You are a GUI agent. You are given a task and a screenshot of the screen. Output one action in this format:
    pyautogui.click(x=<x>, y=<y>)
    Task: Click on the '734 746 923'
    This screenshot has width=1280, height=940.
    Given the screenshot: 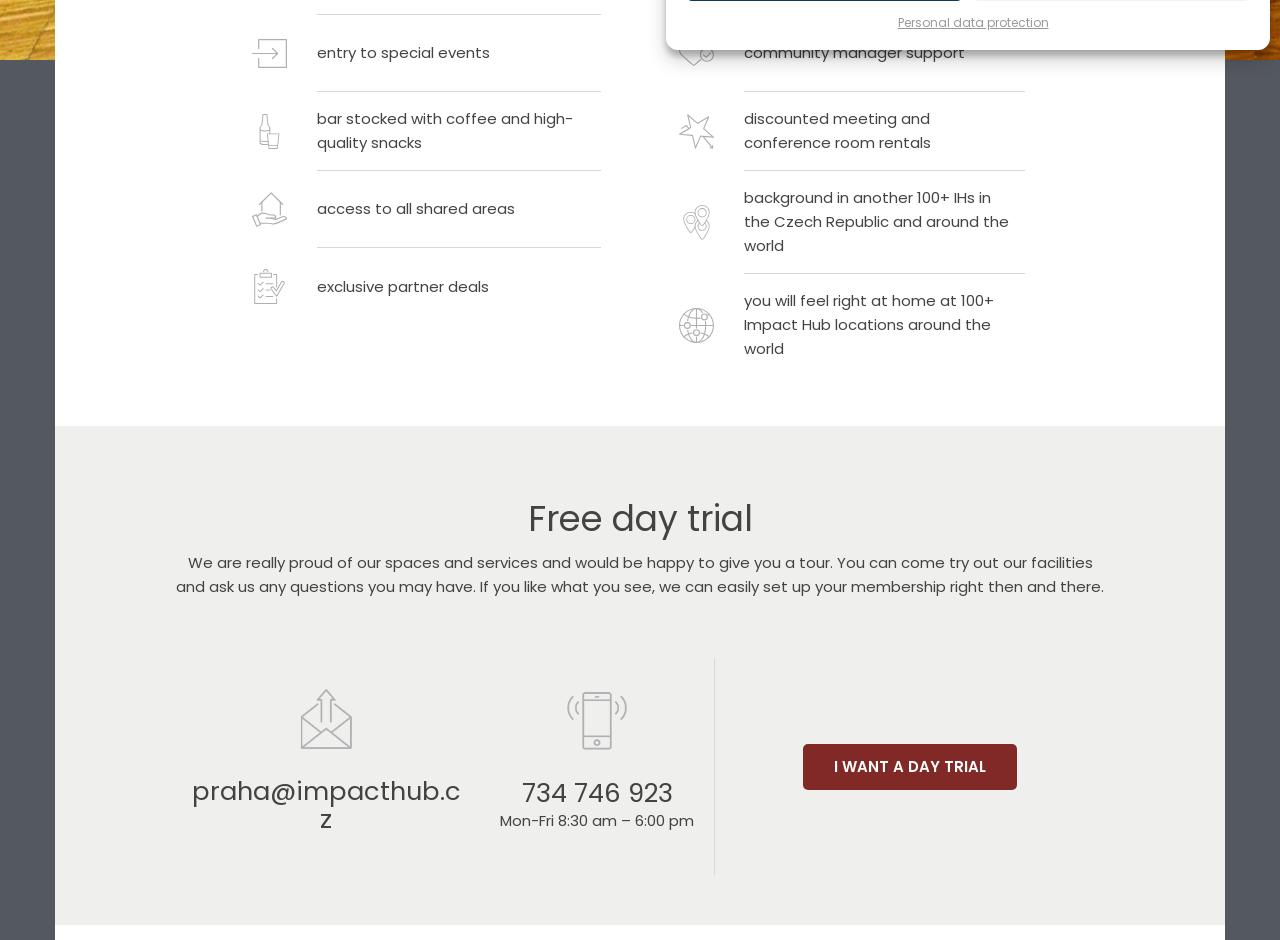 What is the action you would take?
    pyautogui.click(x=595, y=792)
    